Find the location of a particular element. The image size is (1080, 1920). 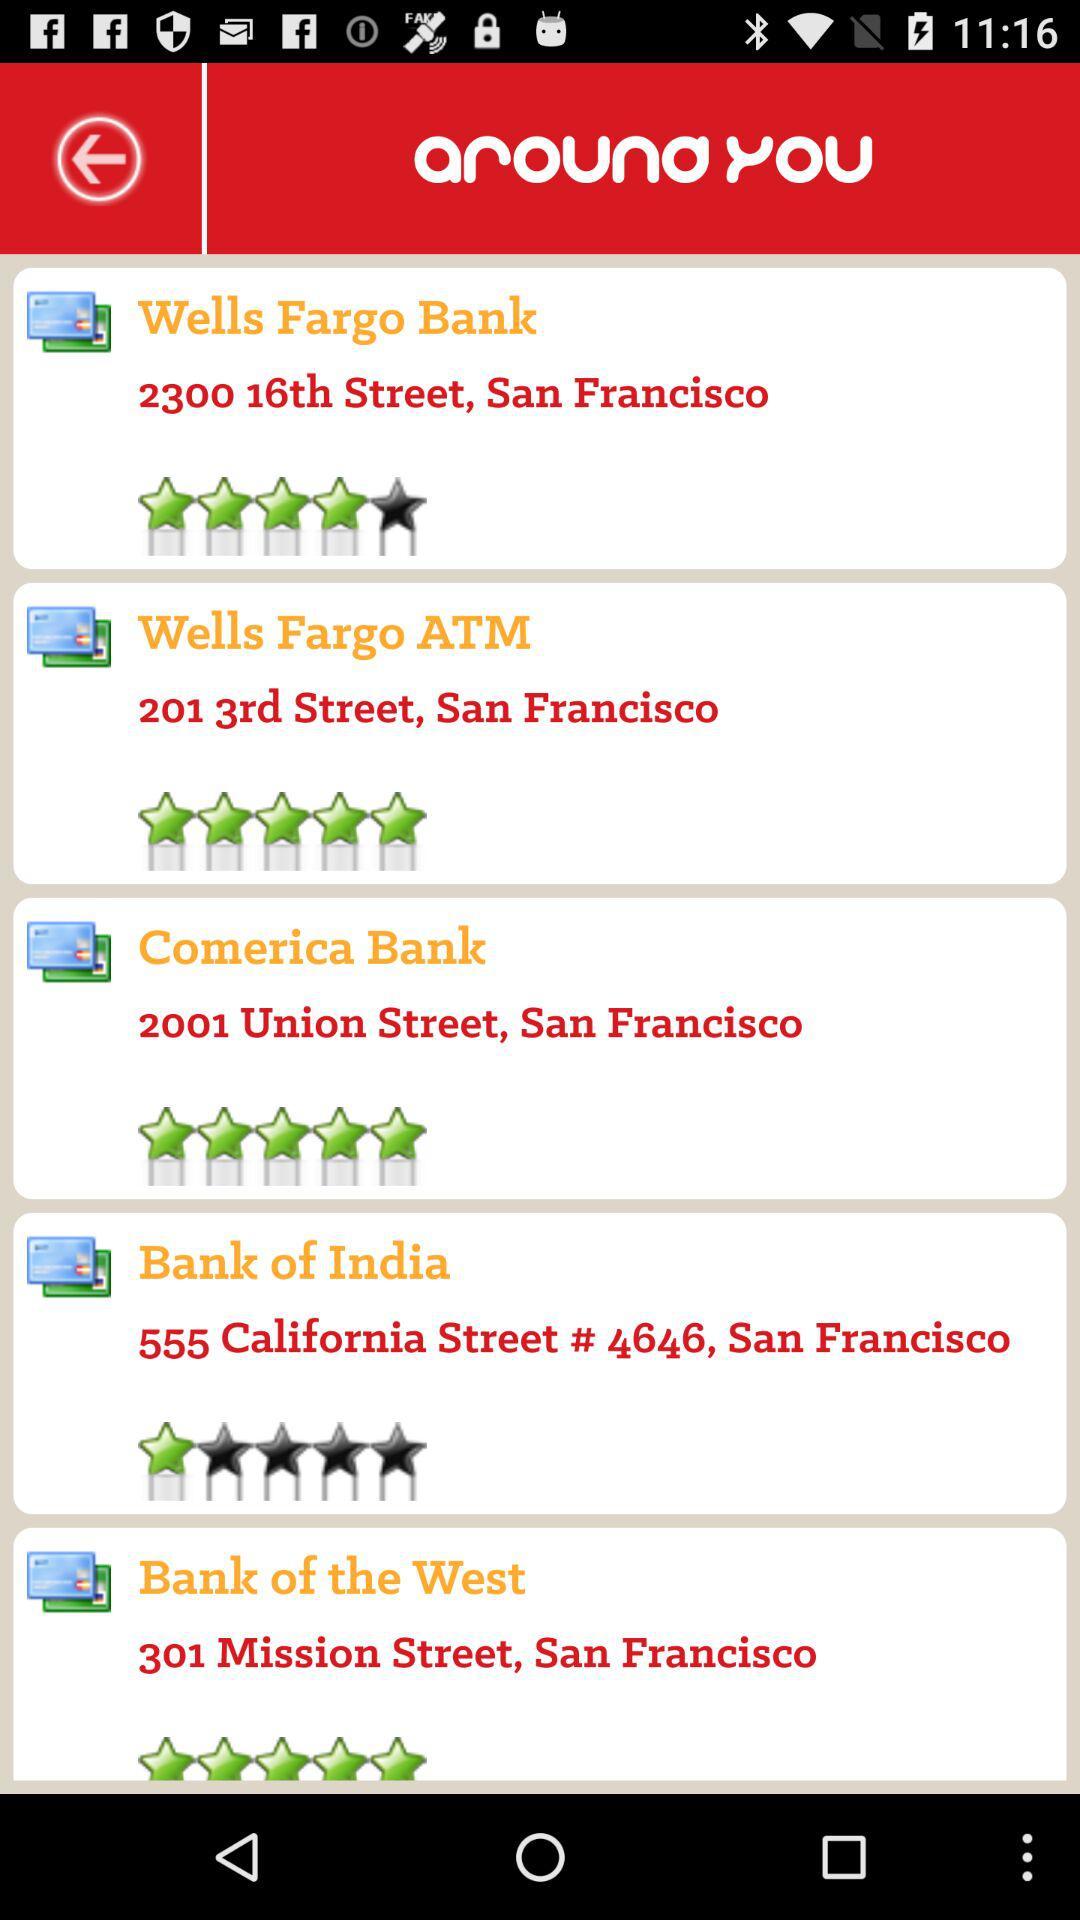

555 california street is located at coordinates (574, 1336).